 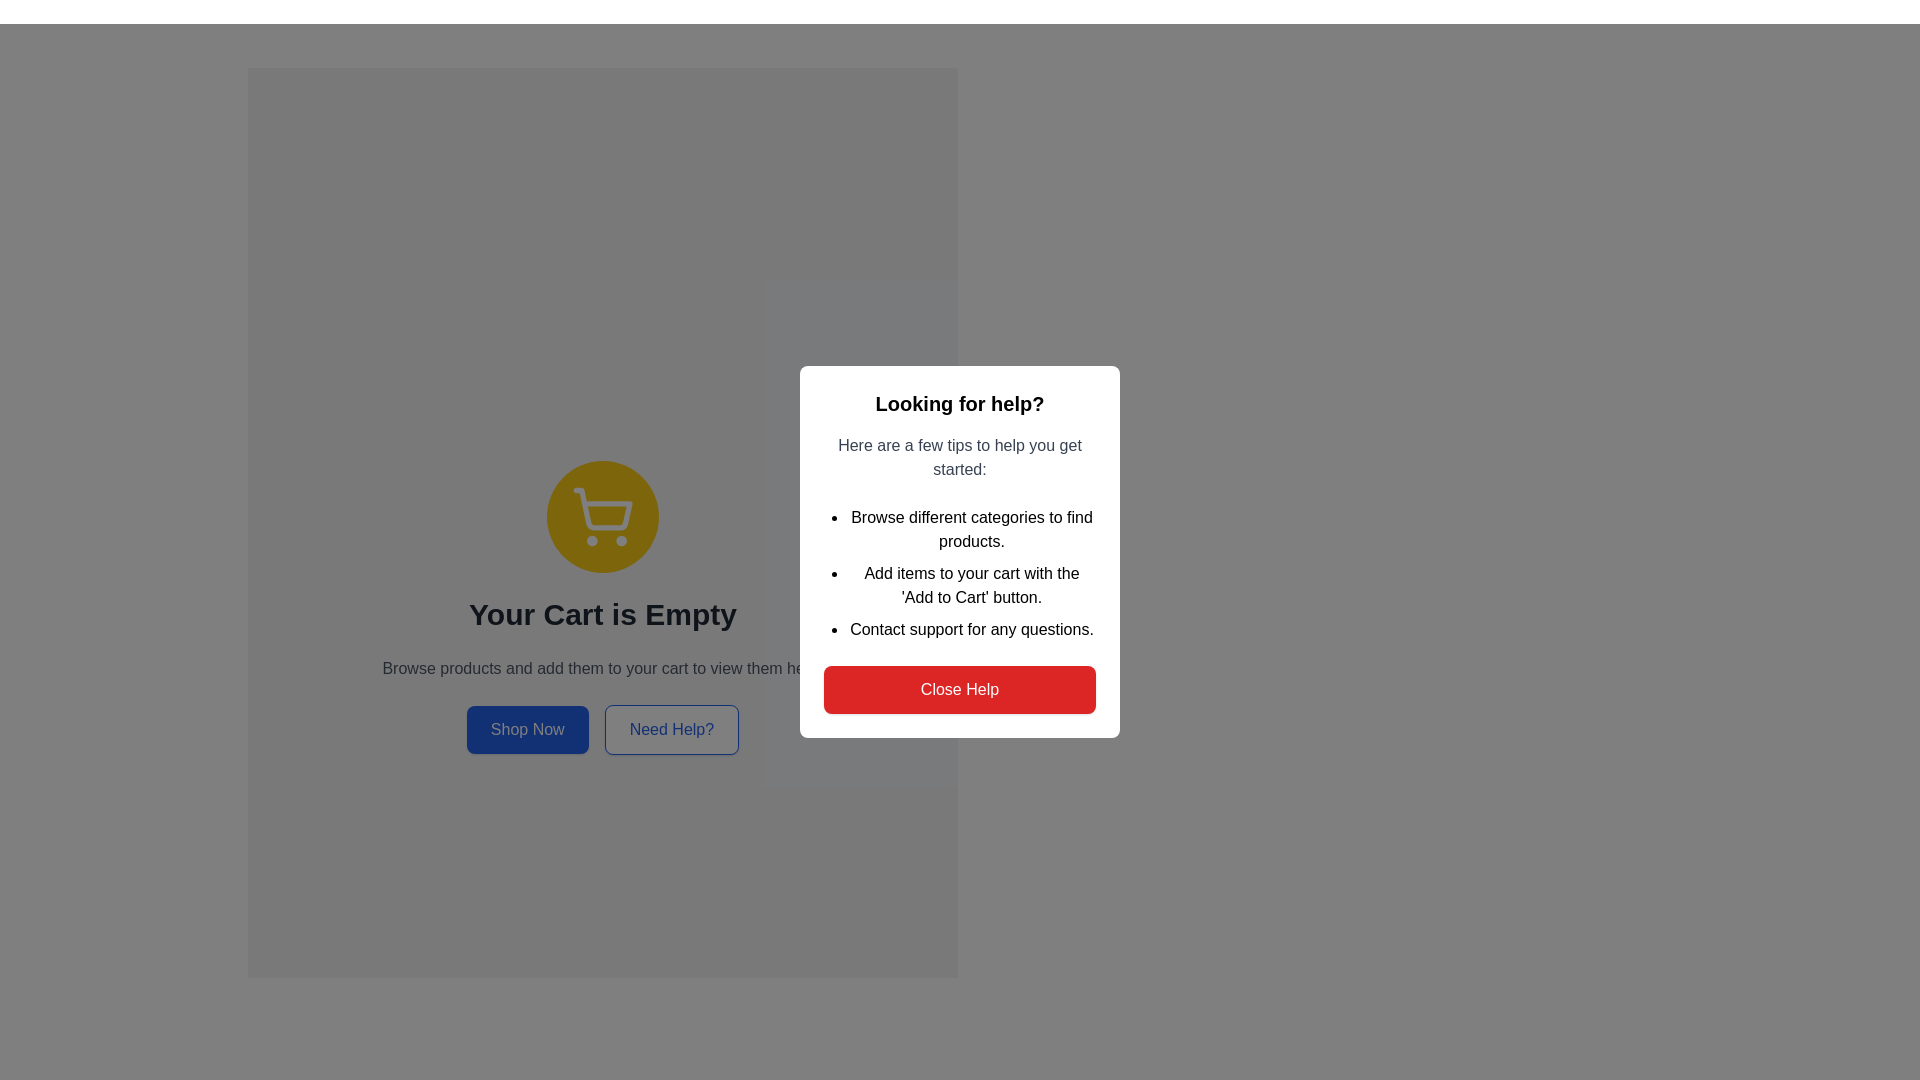 What do you see at coordinates (602, 515) in the screenshot?
I see `the circular yellow button containing the white shopping cart icon, which is centrally positioned above the text 'Your Cart is Empty'` at bounding box center [602, 515].